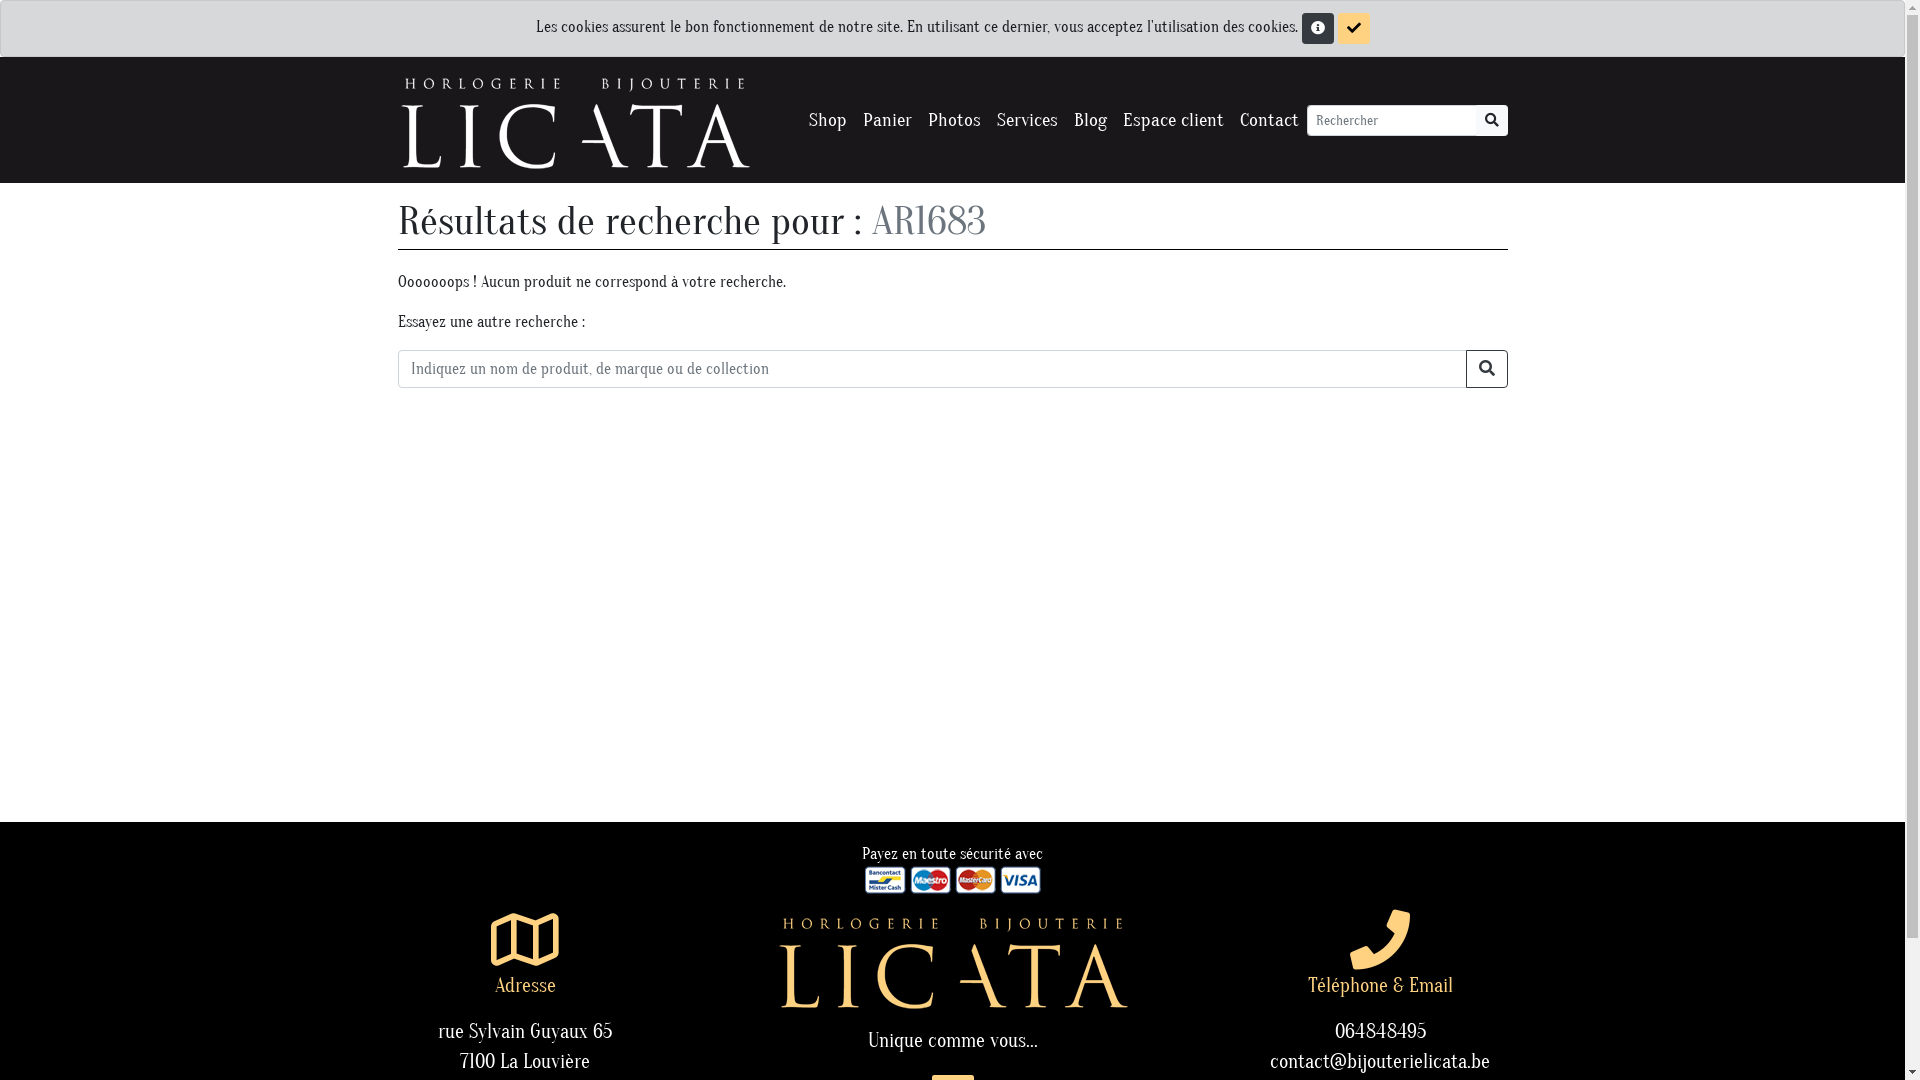  Describe the element at coordinates (573, 119) in the screenshot. I see `'Bijouterie Licata'` at that location.